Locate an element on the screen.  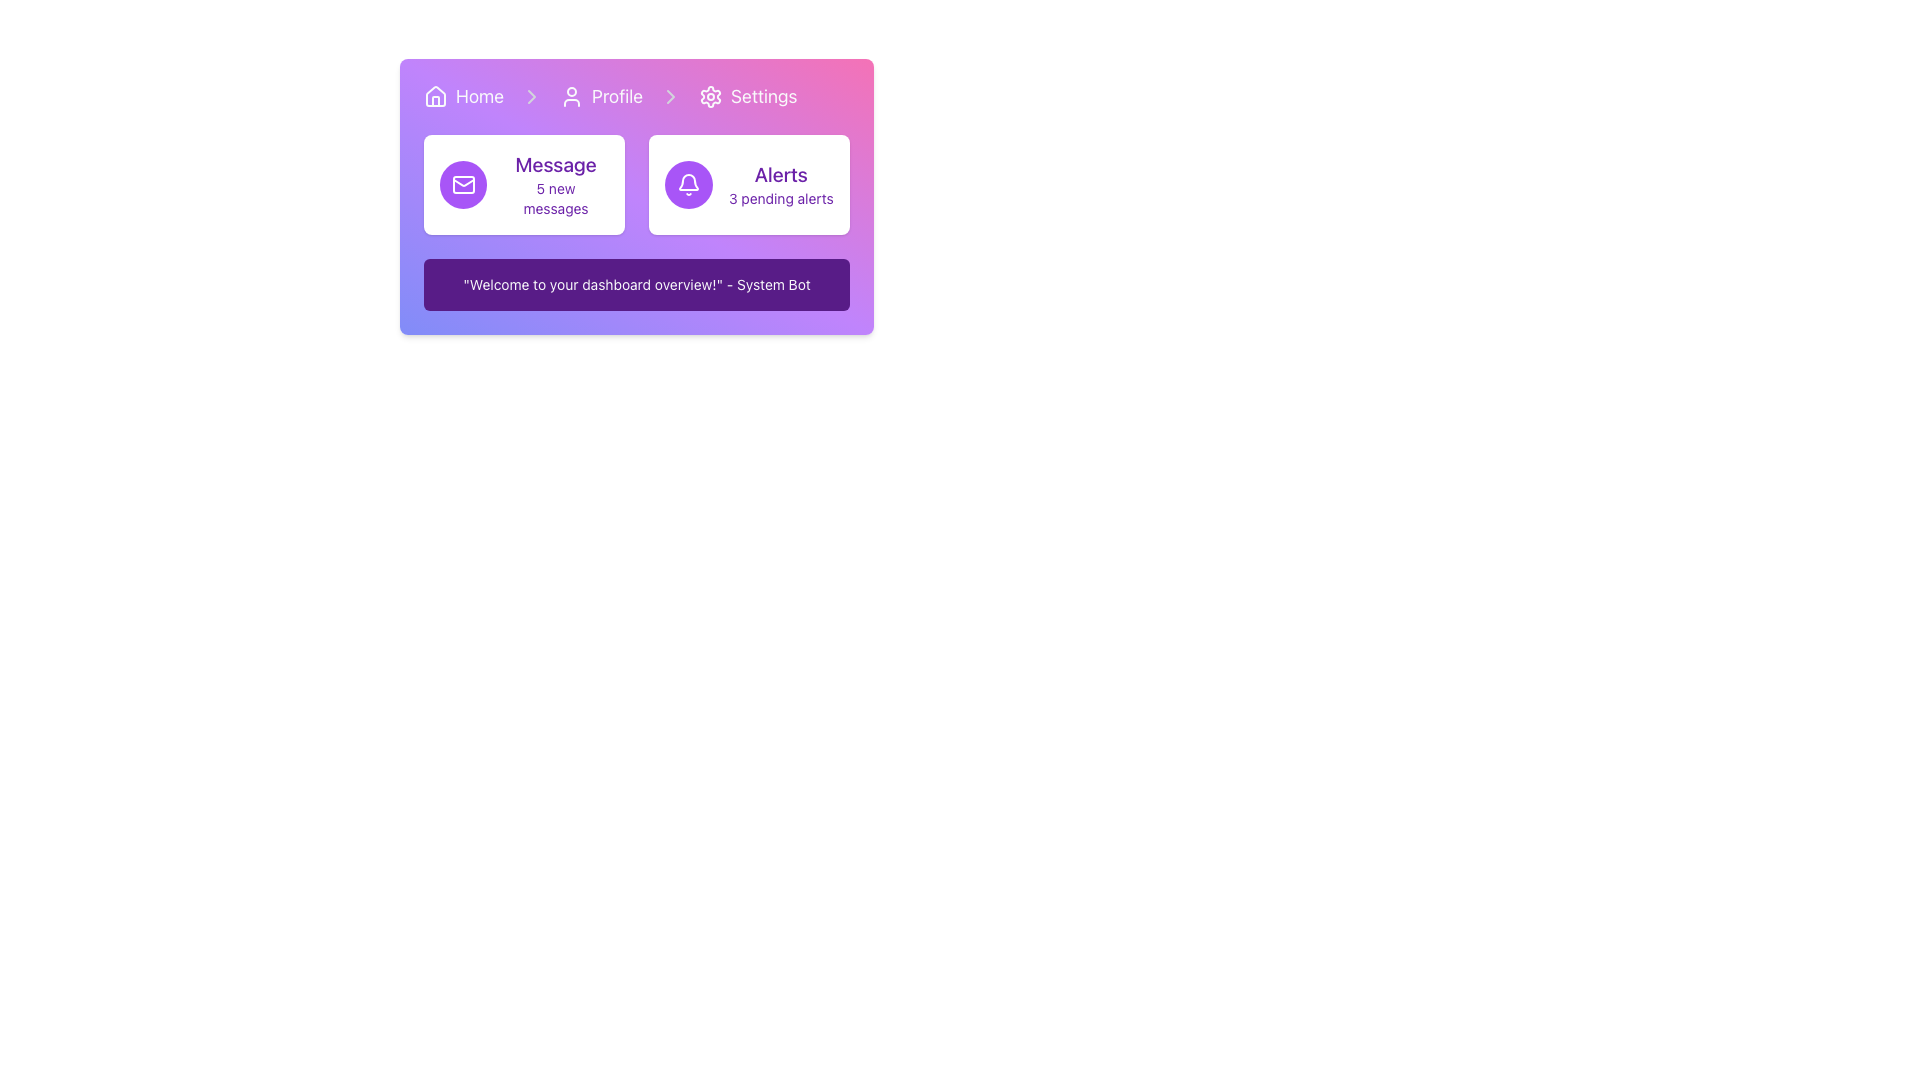
the 'Home' button in the navigation bar, which displays the text 'Home' beside a house icon, styled in white against a light purple background is located at coordinates (463, 96).